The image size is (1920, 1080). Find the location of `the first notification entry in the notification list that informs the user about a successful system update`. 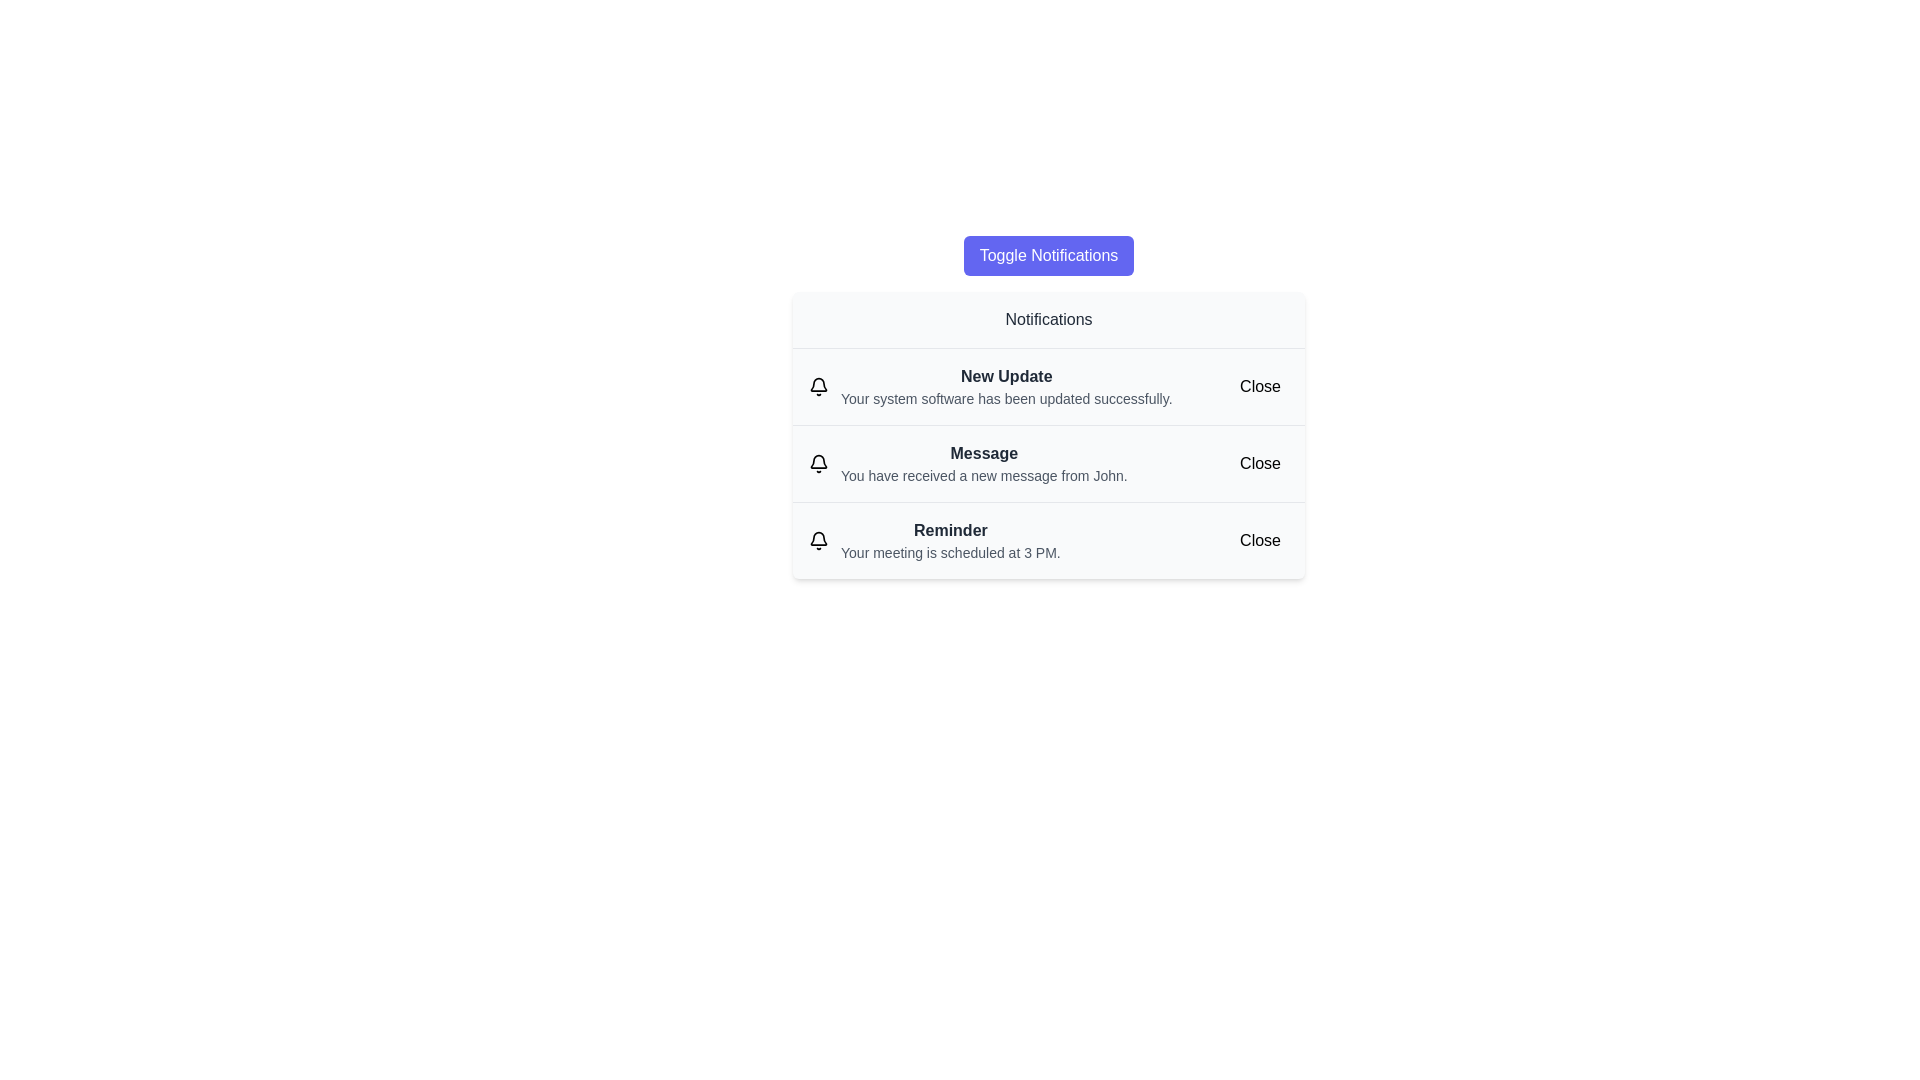

the first notification entry in the notification list that informs the user about a successful system update is located at coordinates (1048, 386).